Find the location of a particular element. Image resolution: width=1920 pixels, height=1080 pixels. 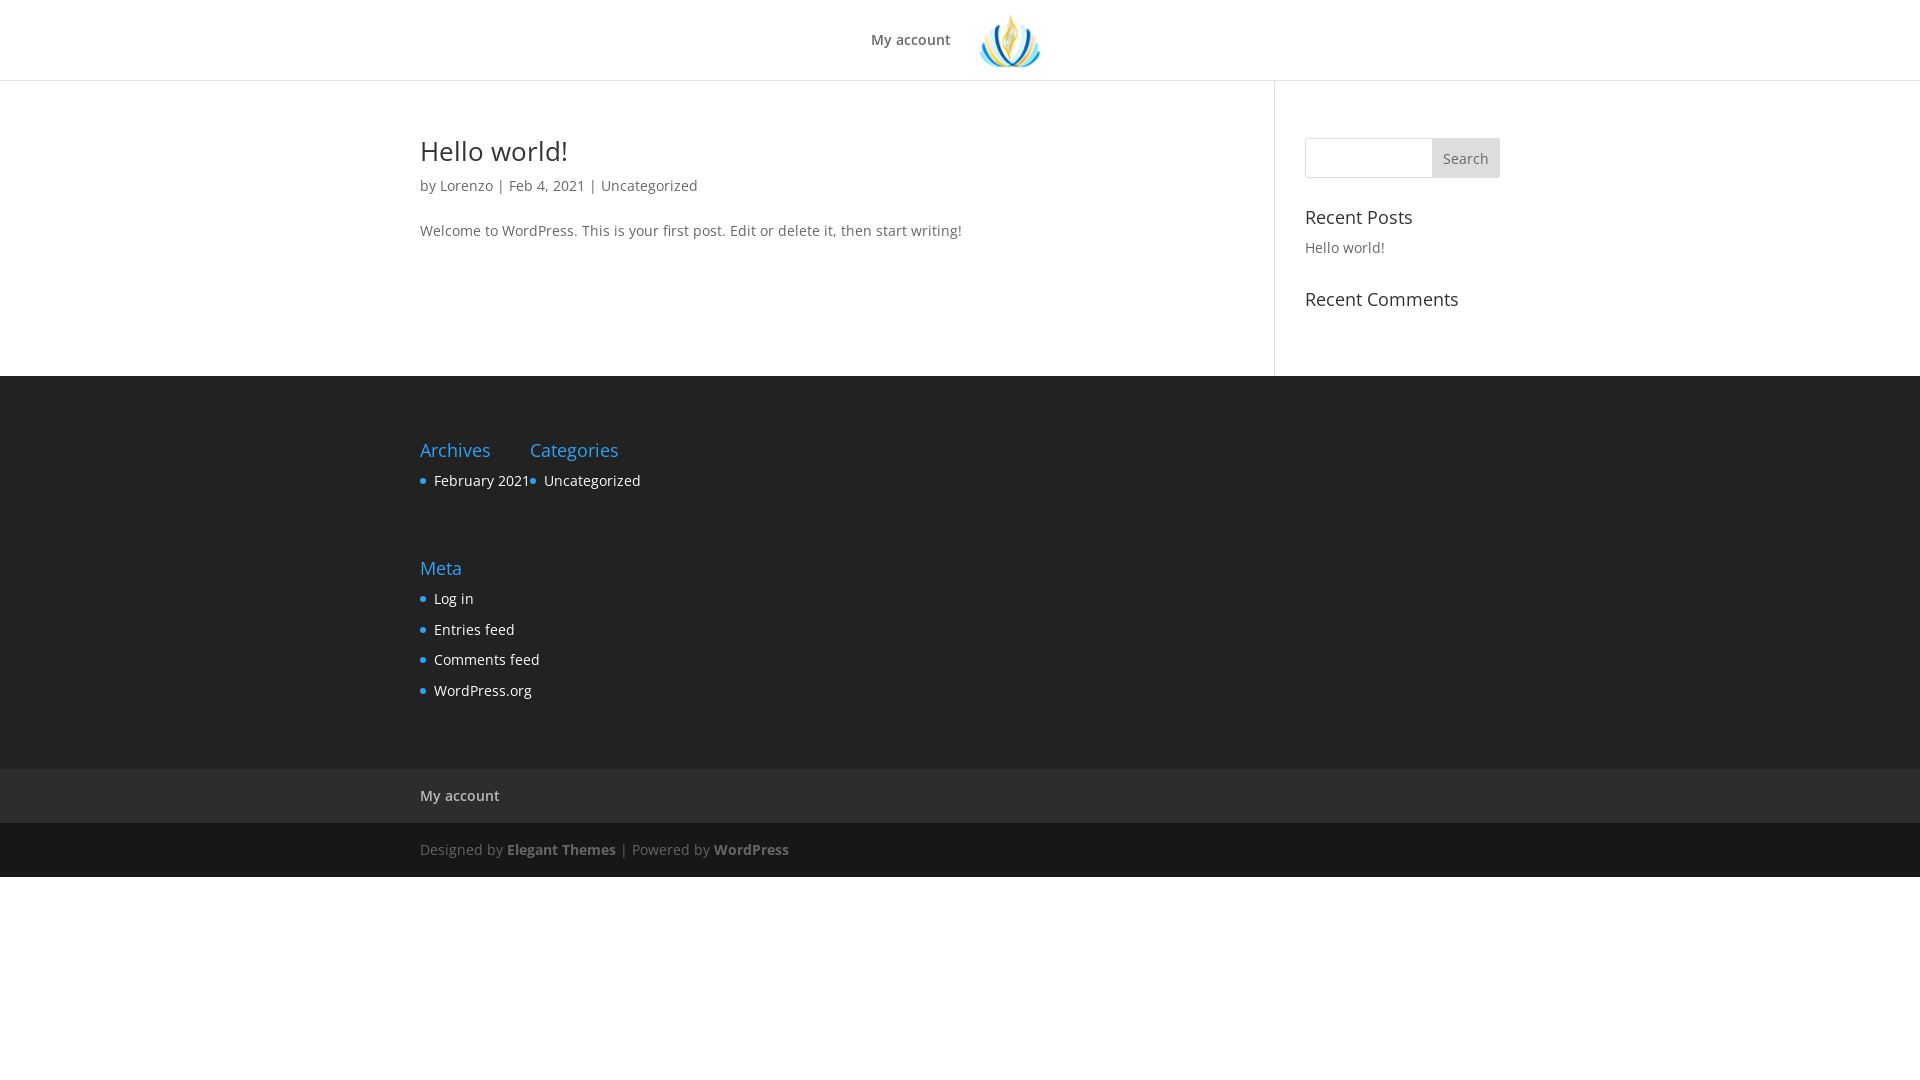

'WordPress' is located at coordinates (750, 849).